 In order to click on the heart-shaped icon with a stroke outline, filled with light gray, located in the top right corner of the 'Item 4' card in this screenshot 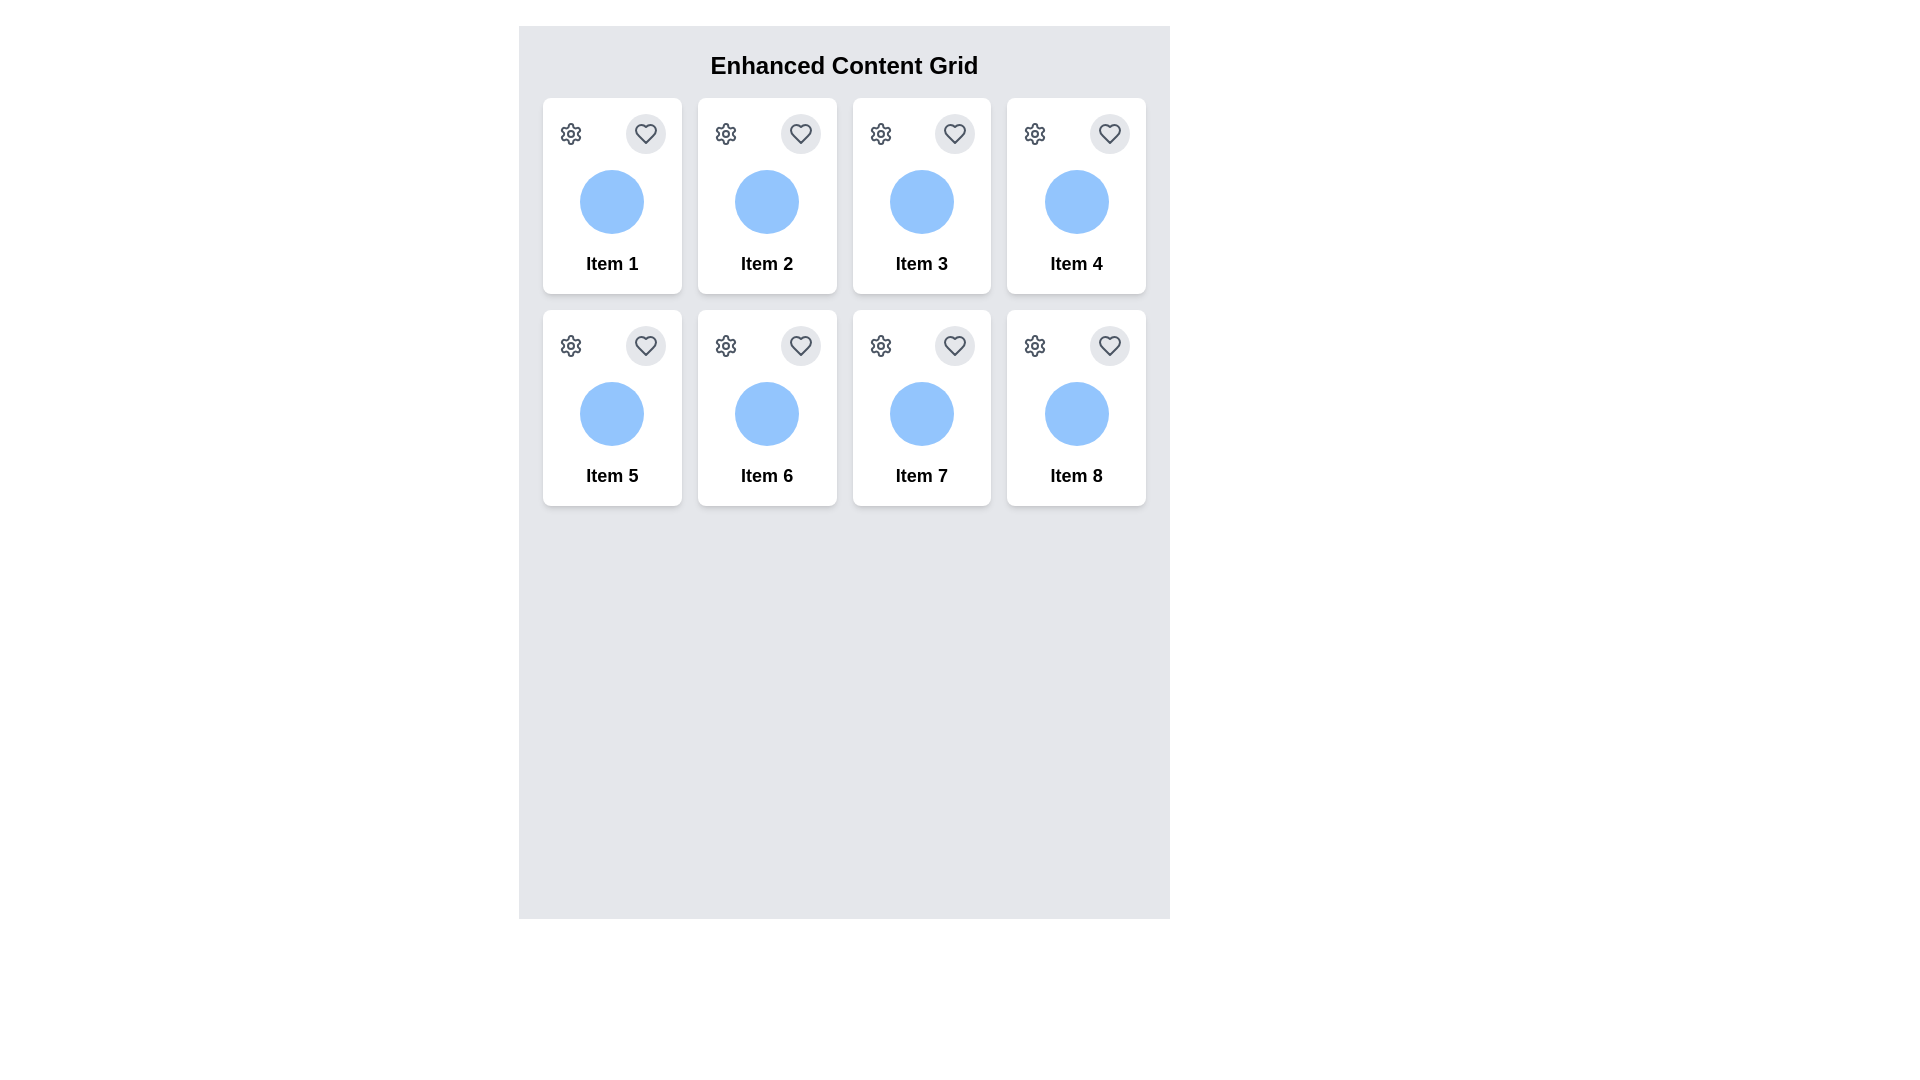, I will do `click(1108, 134)`.